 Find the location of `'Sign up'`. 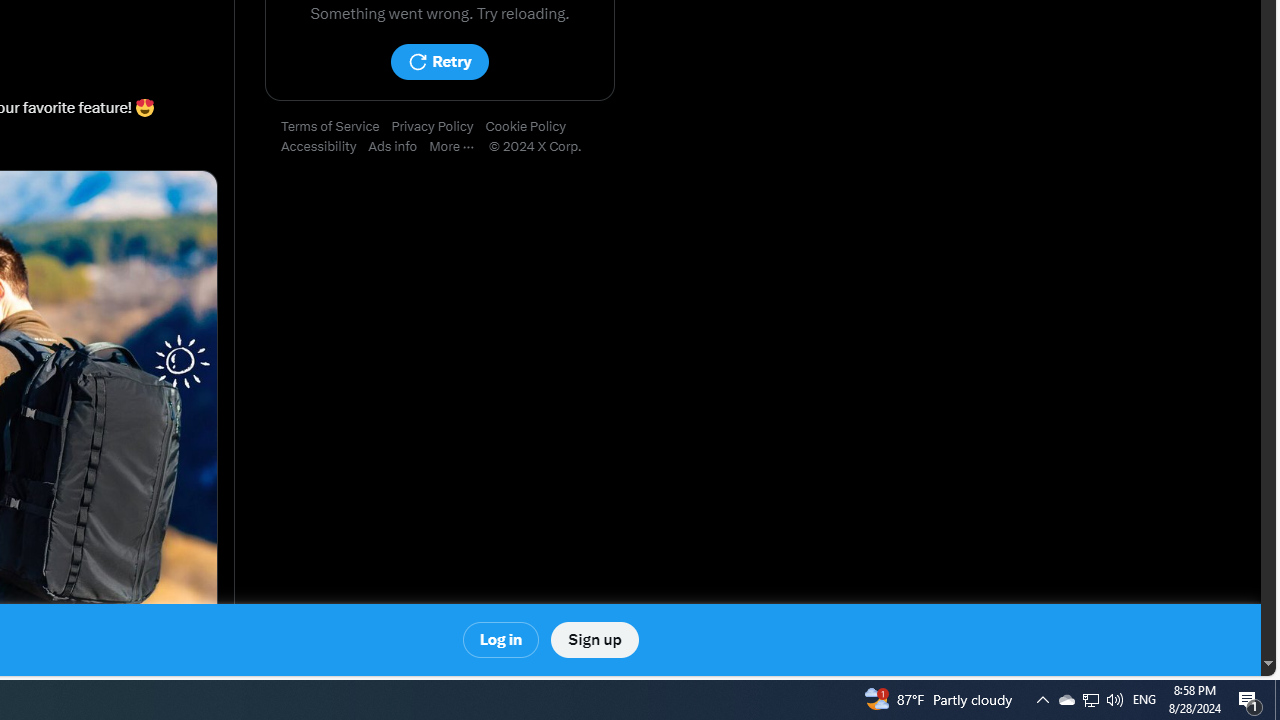

'Sign up' is located at coordinates (593, 640).